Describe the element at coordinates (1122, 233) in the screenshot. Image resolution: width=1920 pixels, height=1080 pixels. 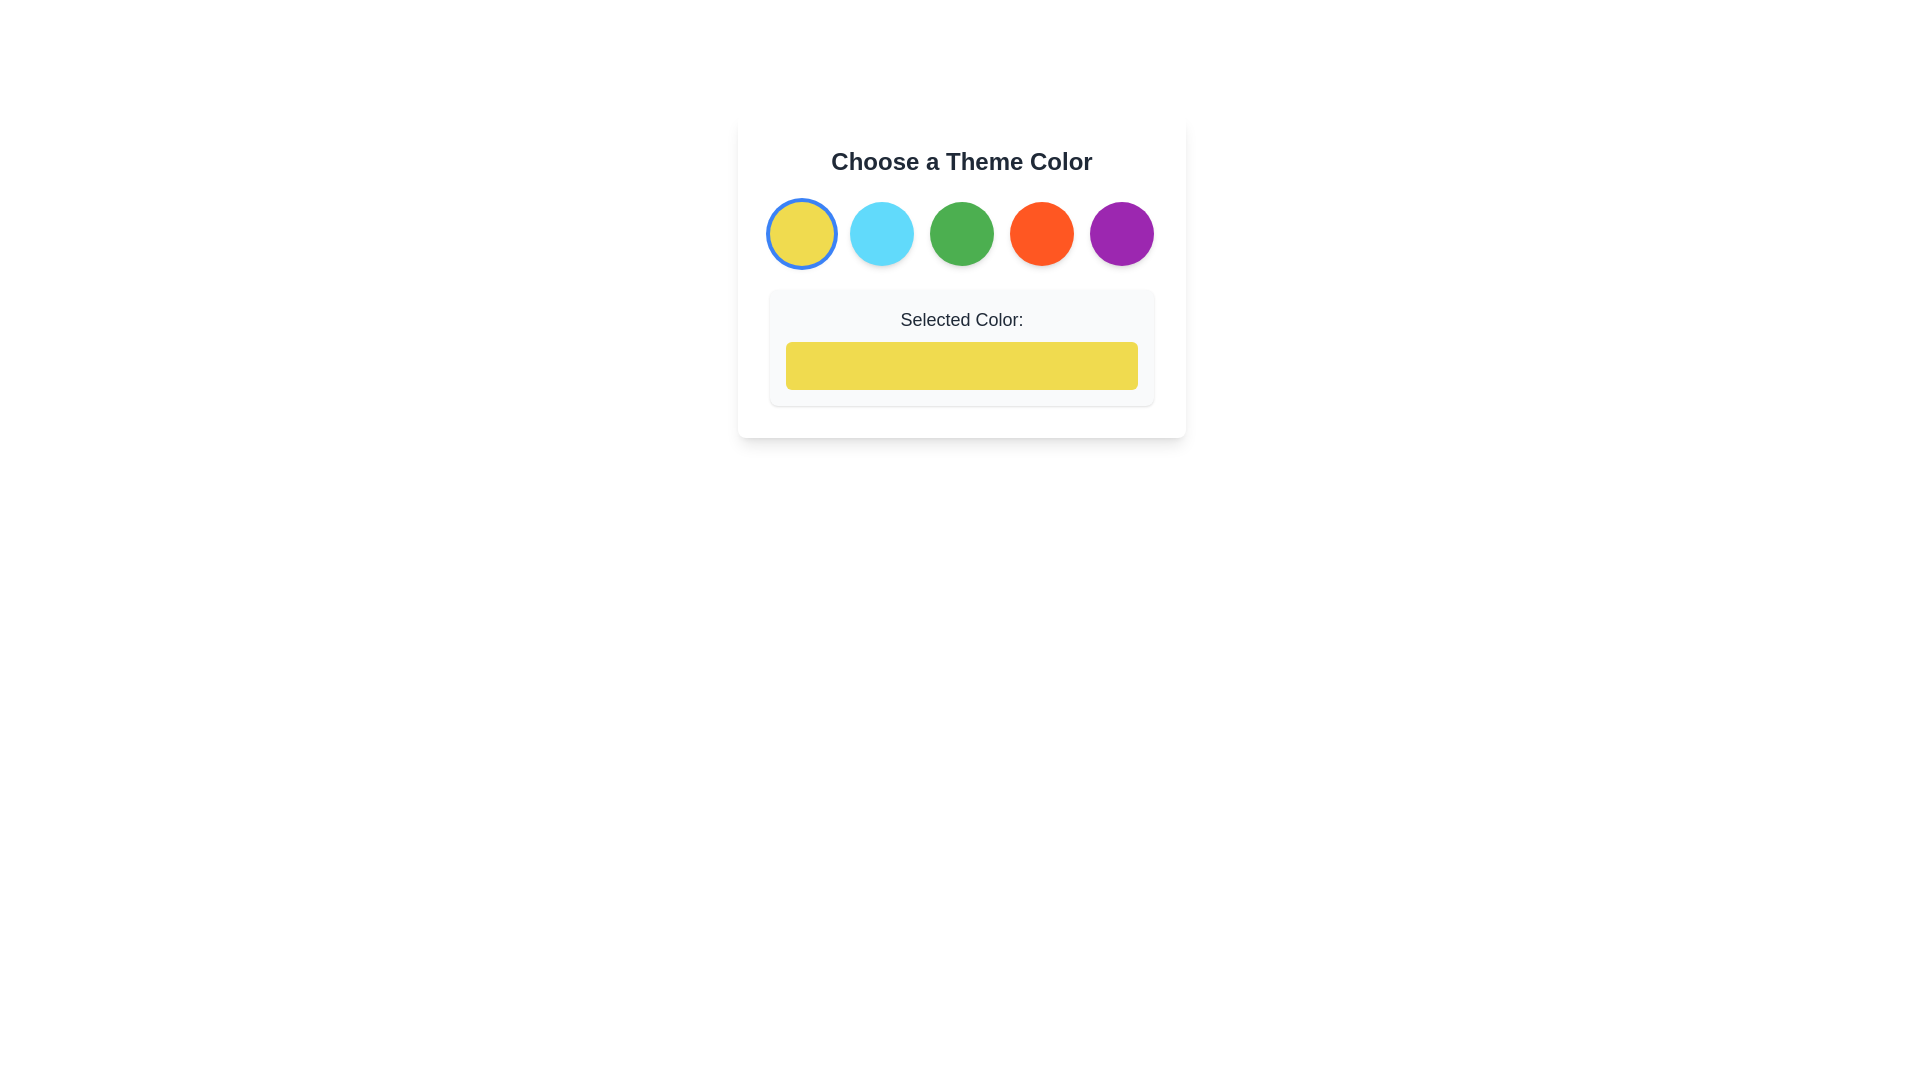
I see `the circular button with a purple background` at that location.